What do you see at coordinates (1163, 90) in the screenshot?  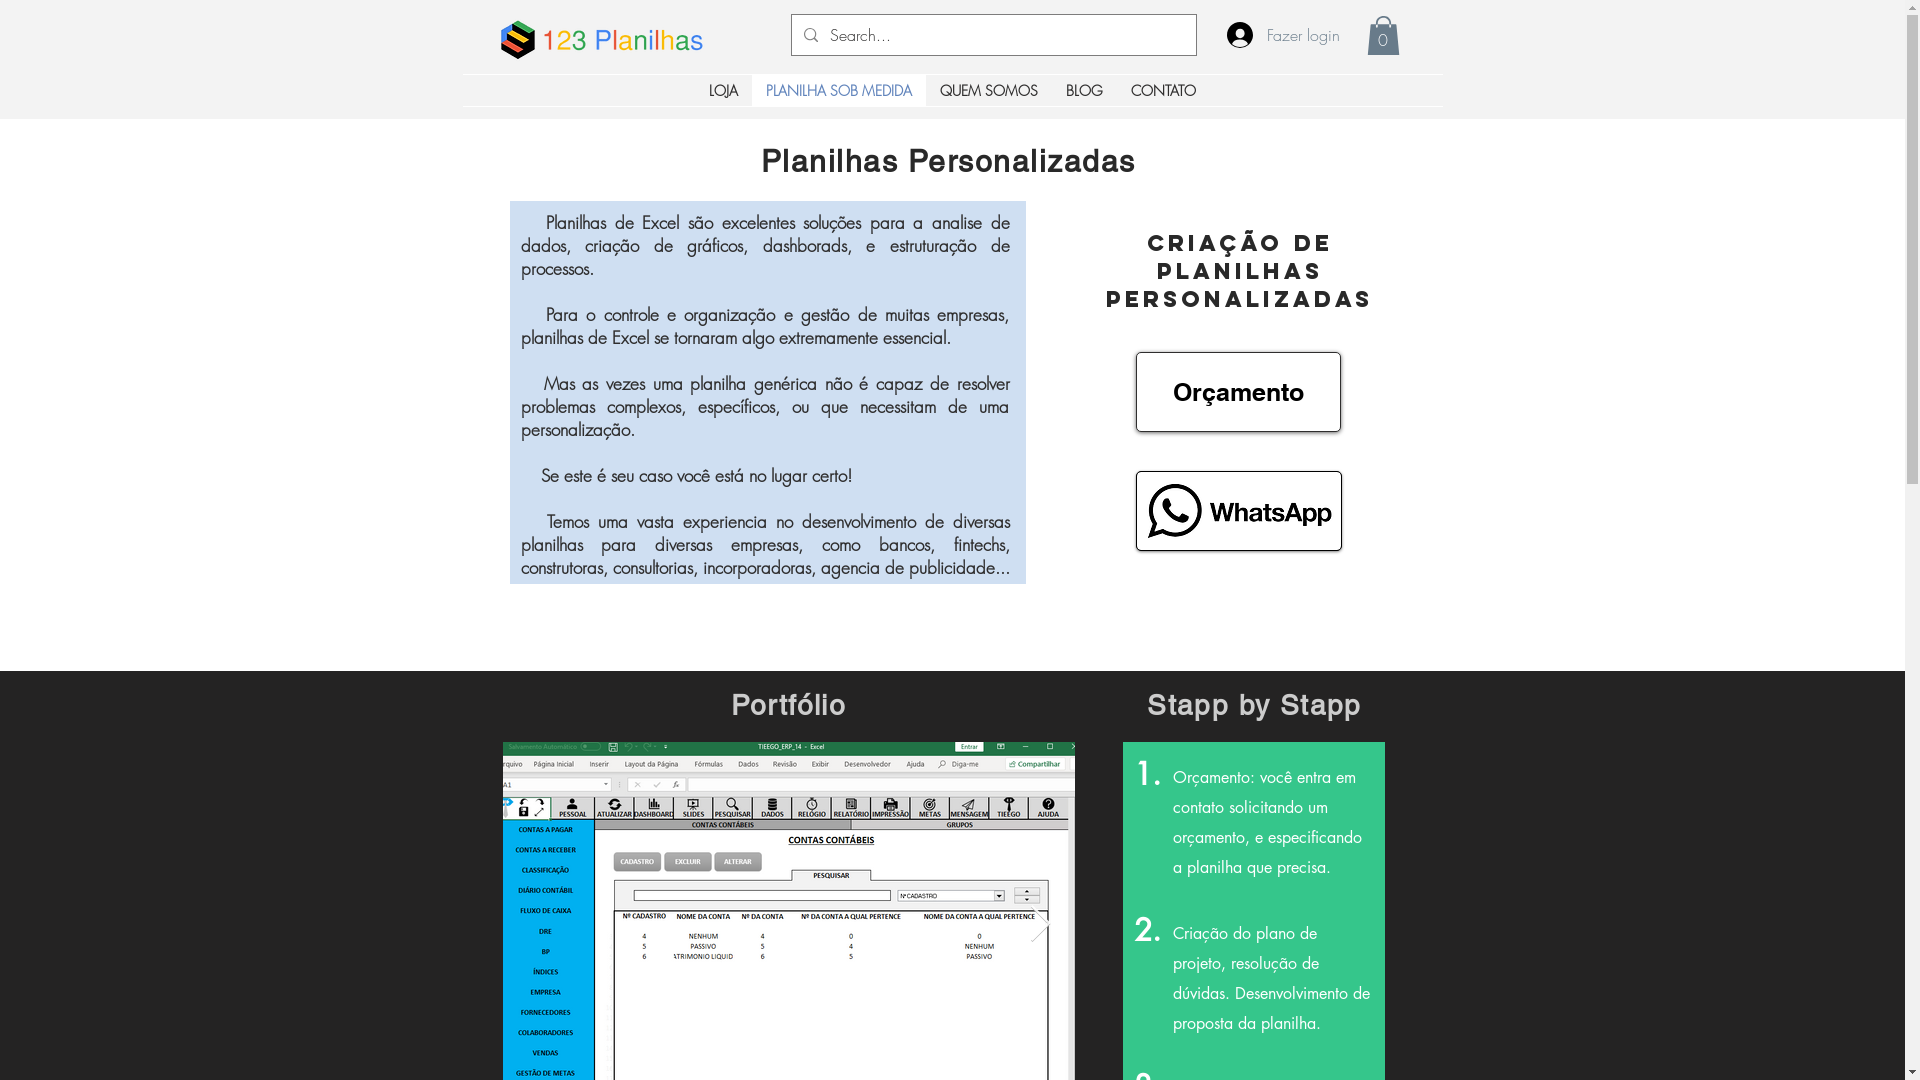 I see `'CONTATO'` at bounding box center [1163, 90].